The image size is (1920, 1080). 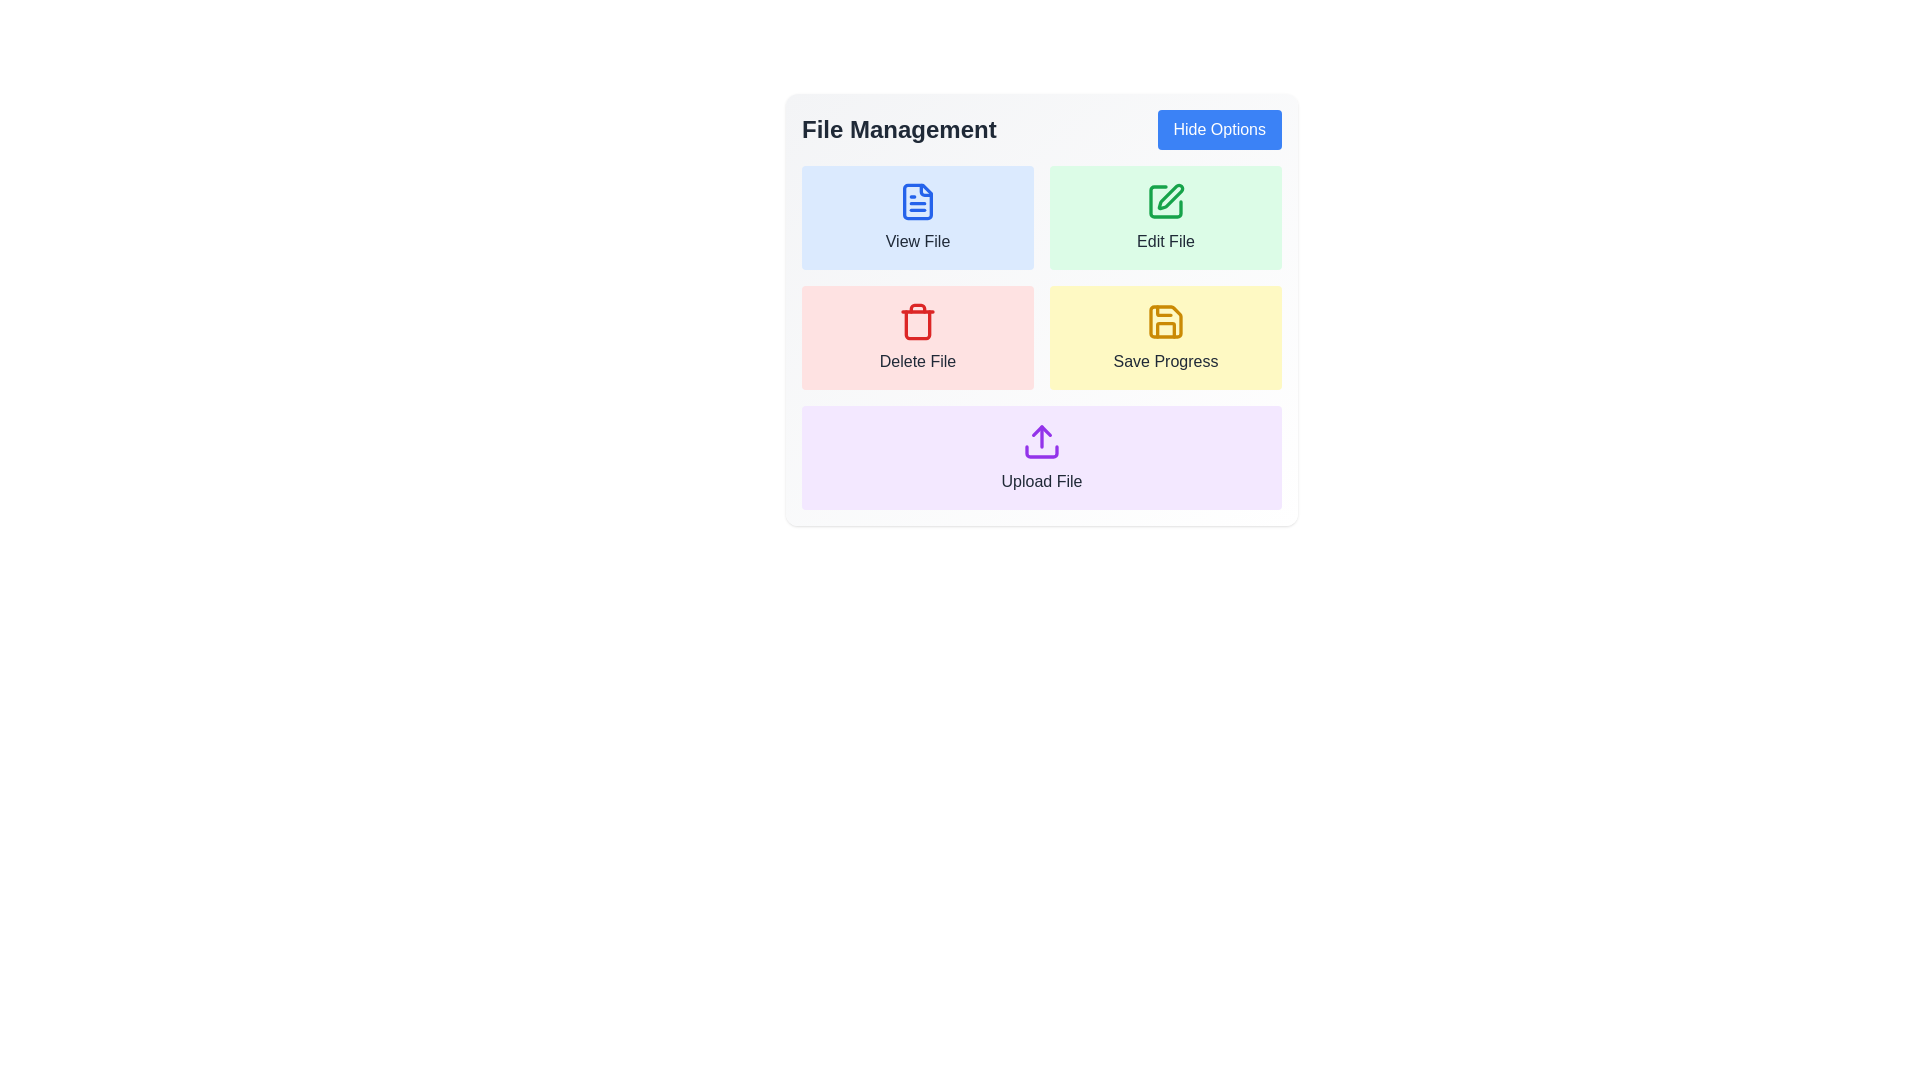 What do you see at coordinates (916, 218) in the screenshot?
I see `the 'View File' button located in the top-left corner of the 'File Management' section` at bounding box center [916, 218].